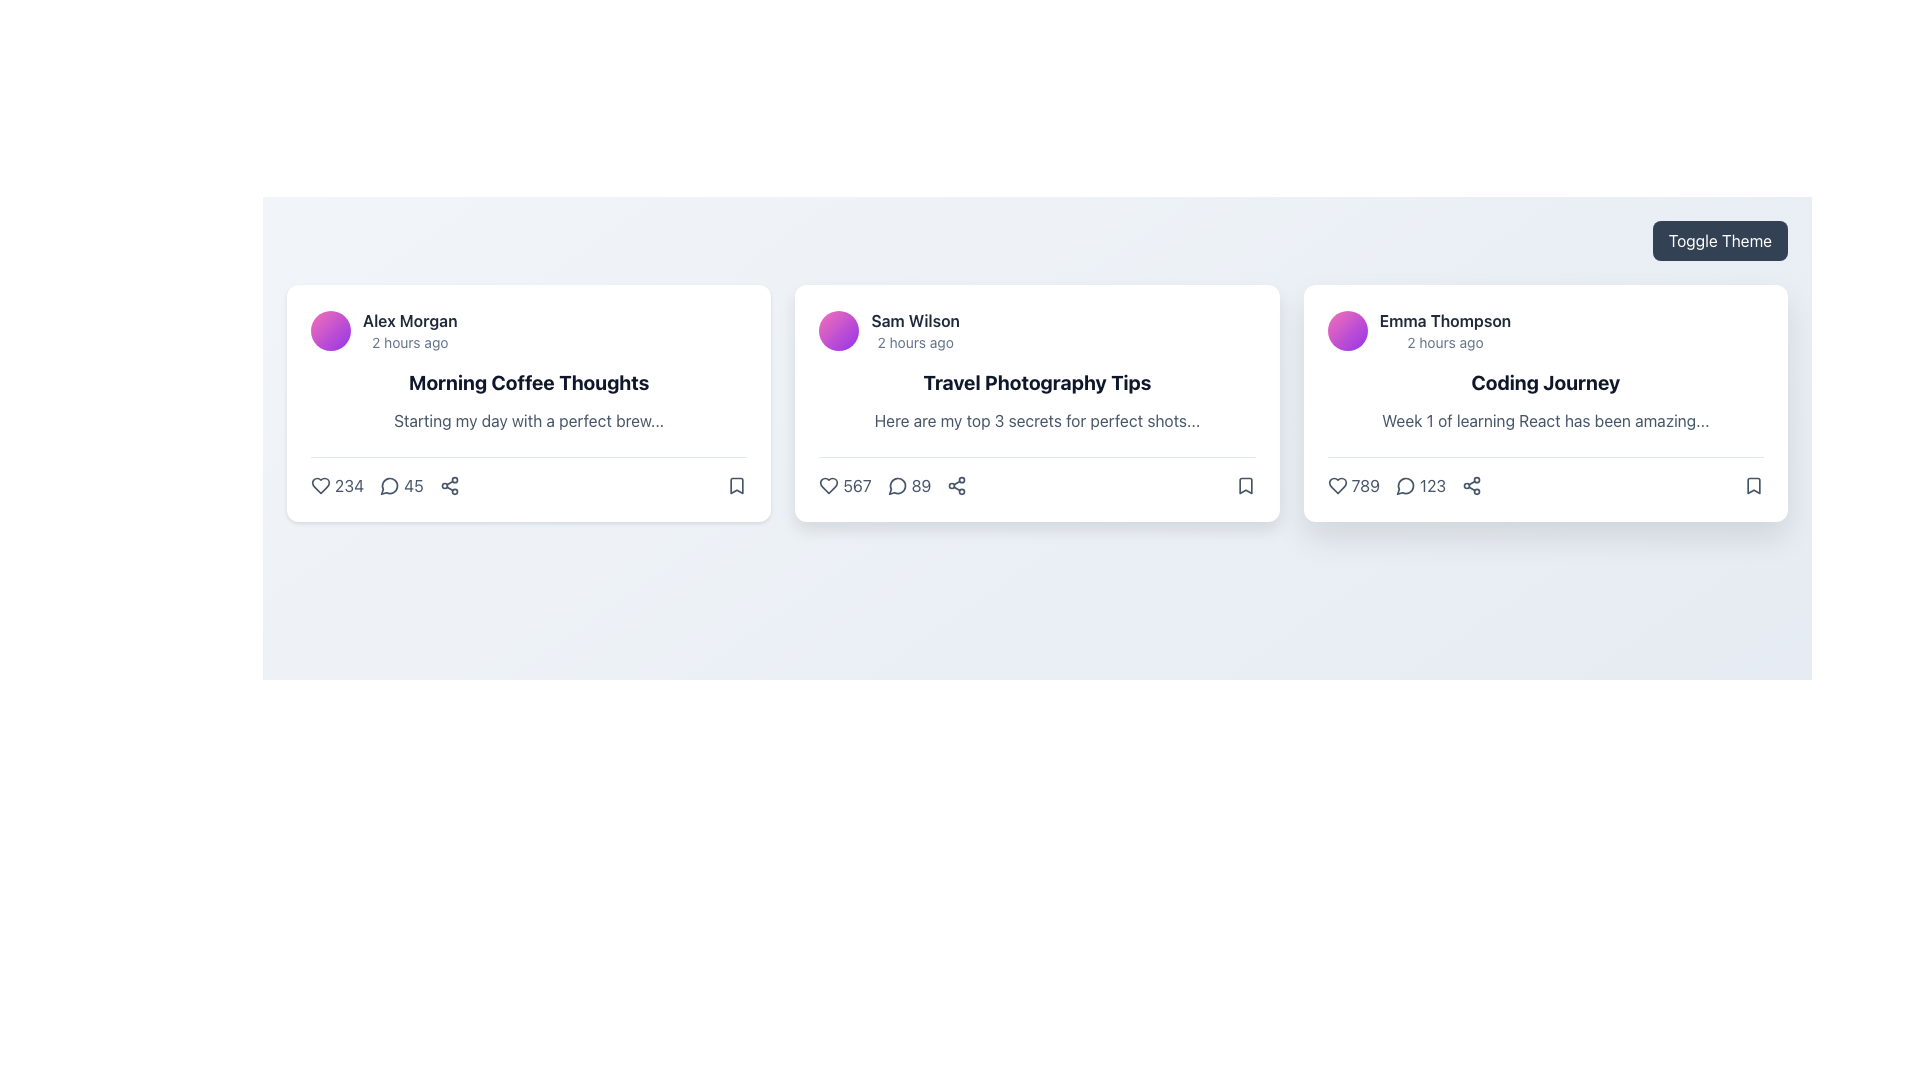 This screenshot has width=1920, height=1080. Describe the element at coordinates (1403, 486) in the screenshot. I see `the comment counter text label next to the heart icon and to the left of the chain icon` at that location.